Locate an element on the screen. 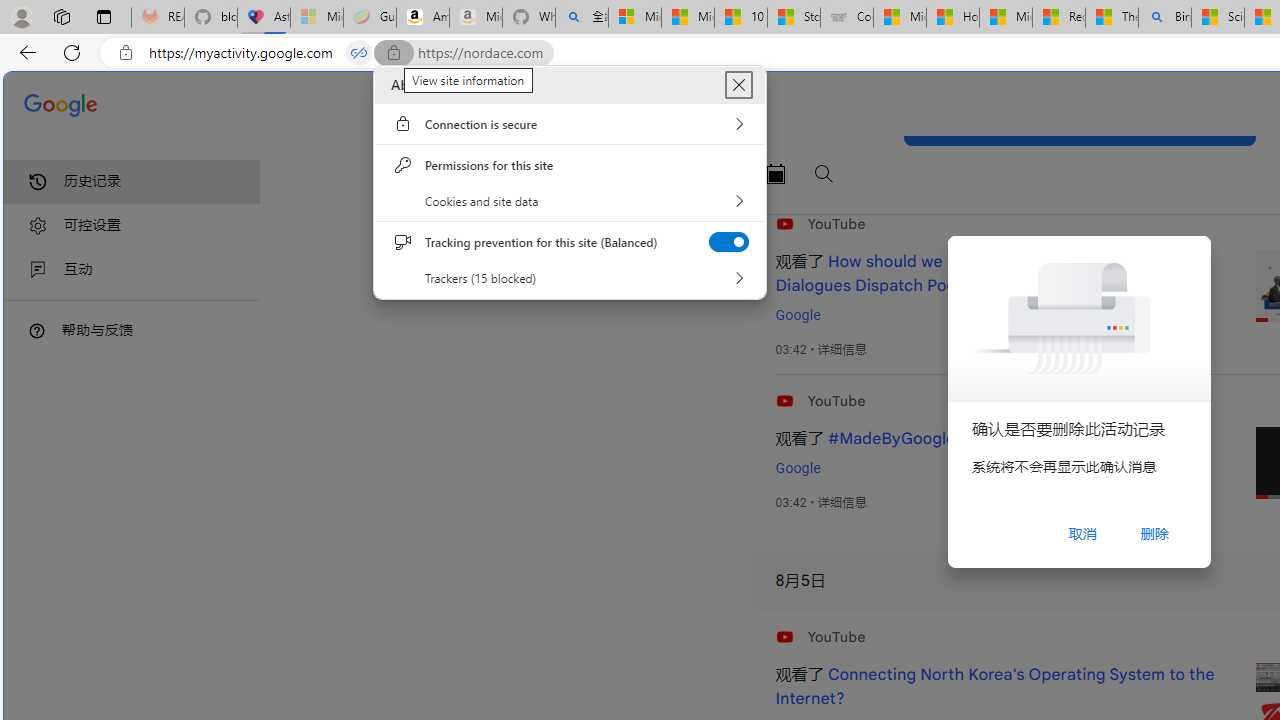 Image resolution: width=1280 pixels, height=720 pixels. 'Cookies and site data' is located at coordinates (569, 200).